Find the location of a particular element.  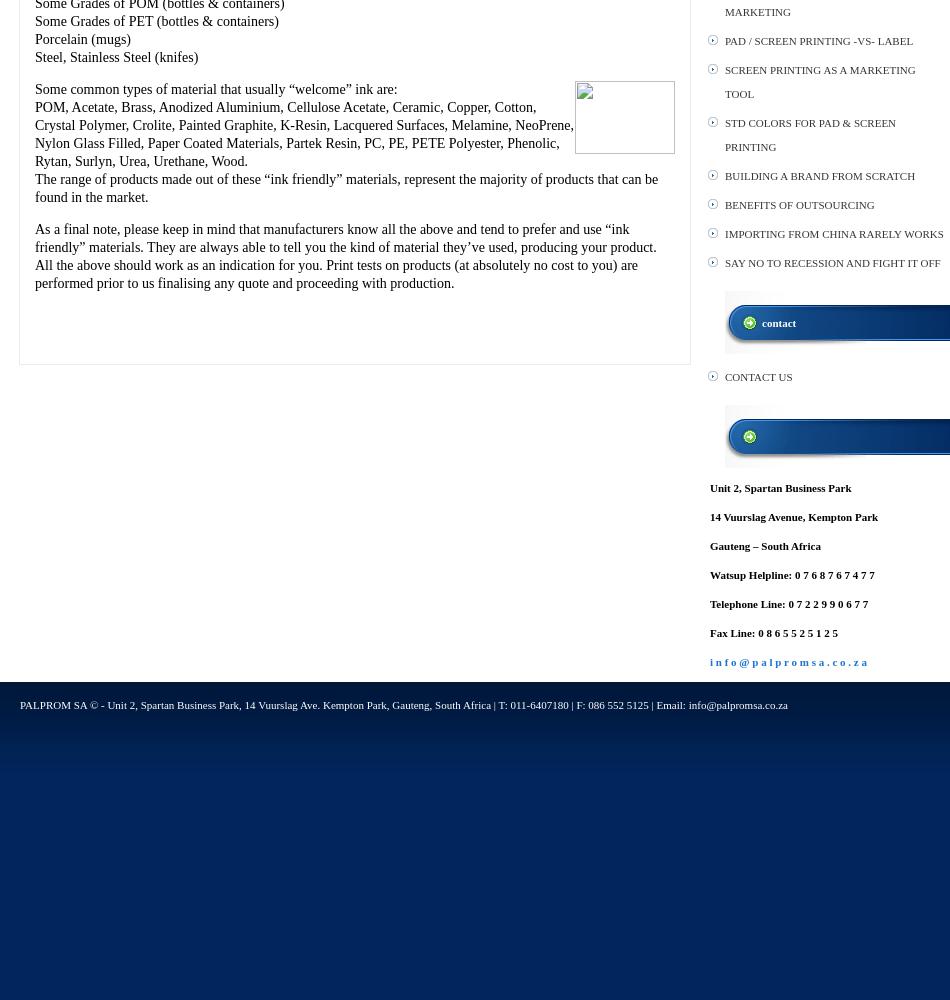

'POM, Acetate, Brass, Anodized Aluminium, Cellulose Acetate, Ceramic, Copper, Cotton, Crystal Polymer, Crolite, Painted Graphite, K-Resin, Lacquered Surfaces, Melamine, NeoPrene, Nylon Glass Filled, Paper Coated Materials, Partek Resin, PC, PE, PETE Polyester, Phenolic, Rytan, Surlyn, Urea, Urethane, Wood.' is located at coordinates (303, 134).